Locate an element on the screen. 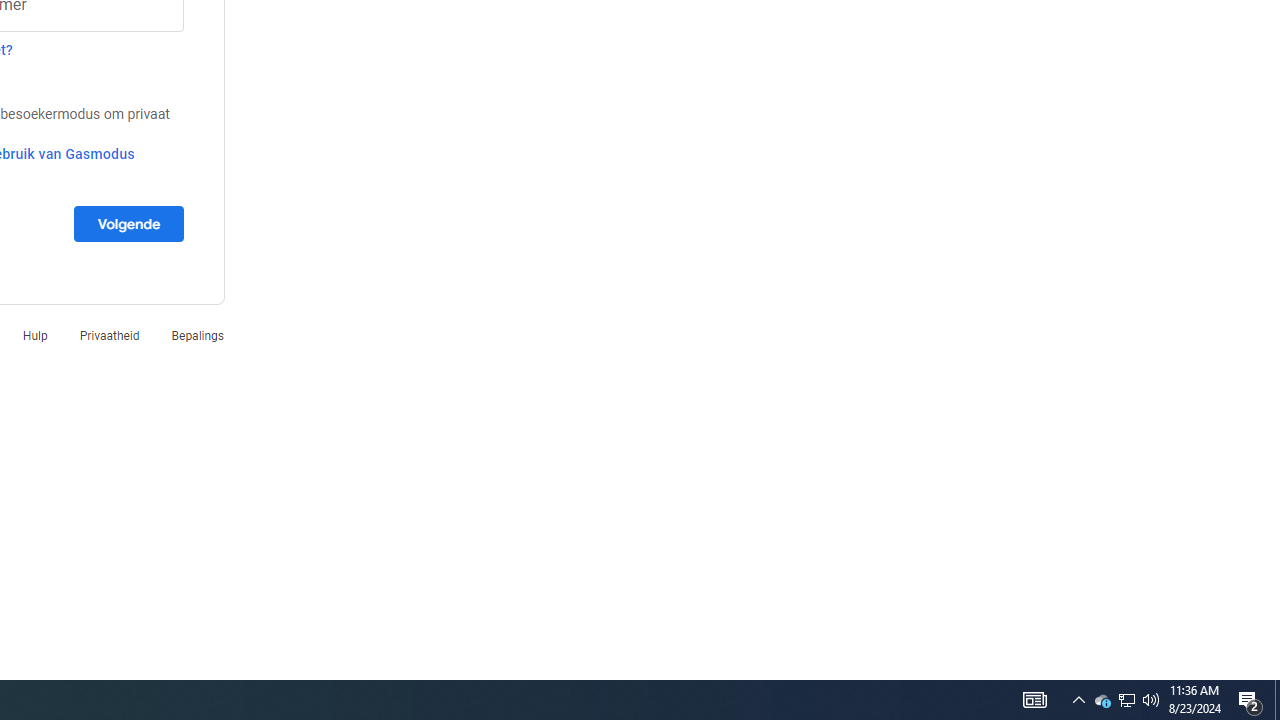 The width and height of the screenshot is (1280, 720). 'Volgende' is located at coordinates (127, 223).